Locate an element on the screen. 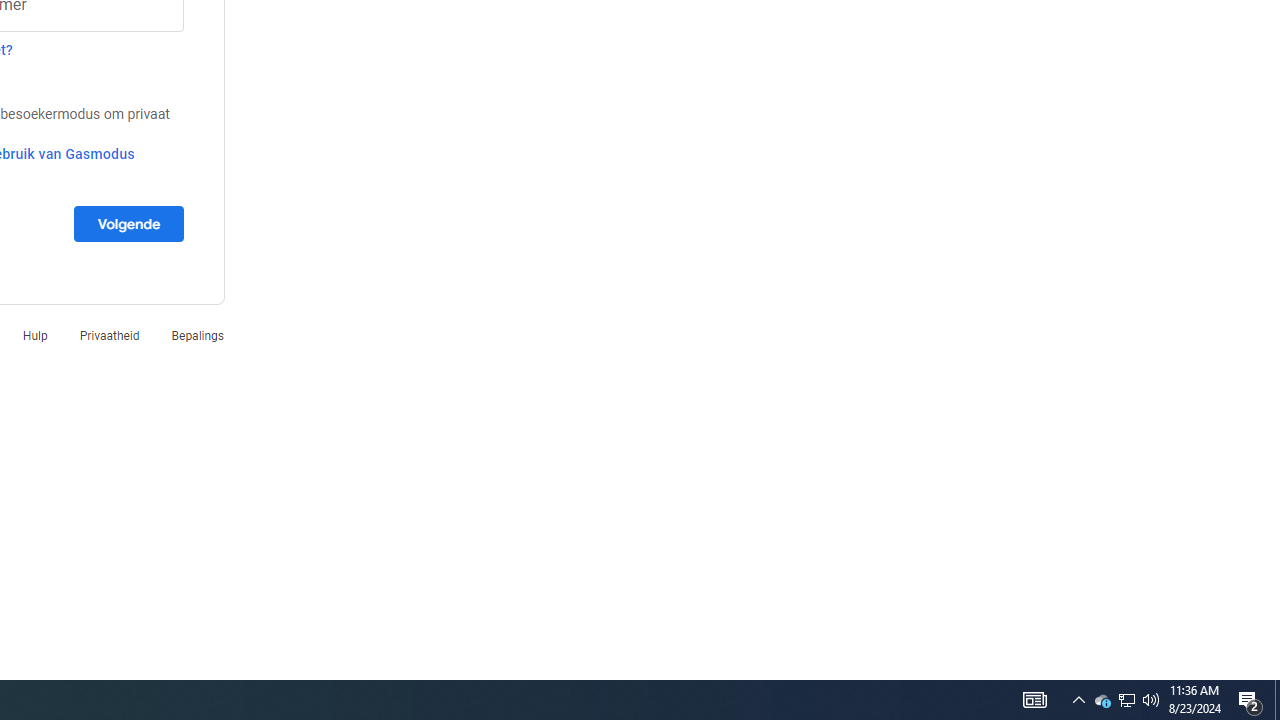 The width and height of the screenshot is (1280, 720). 'Volgende' is located at coordinates (127, 223).